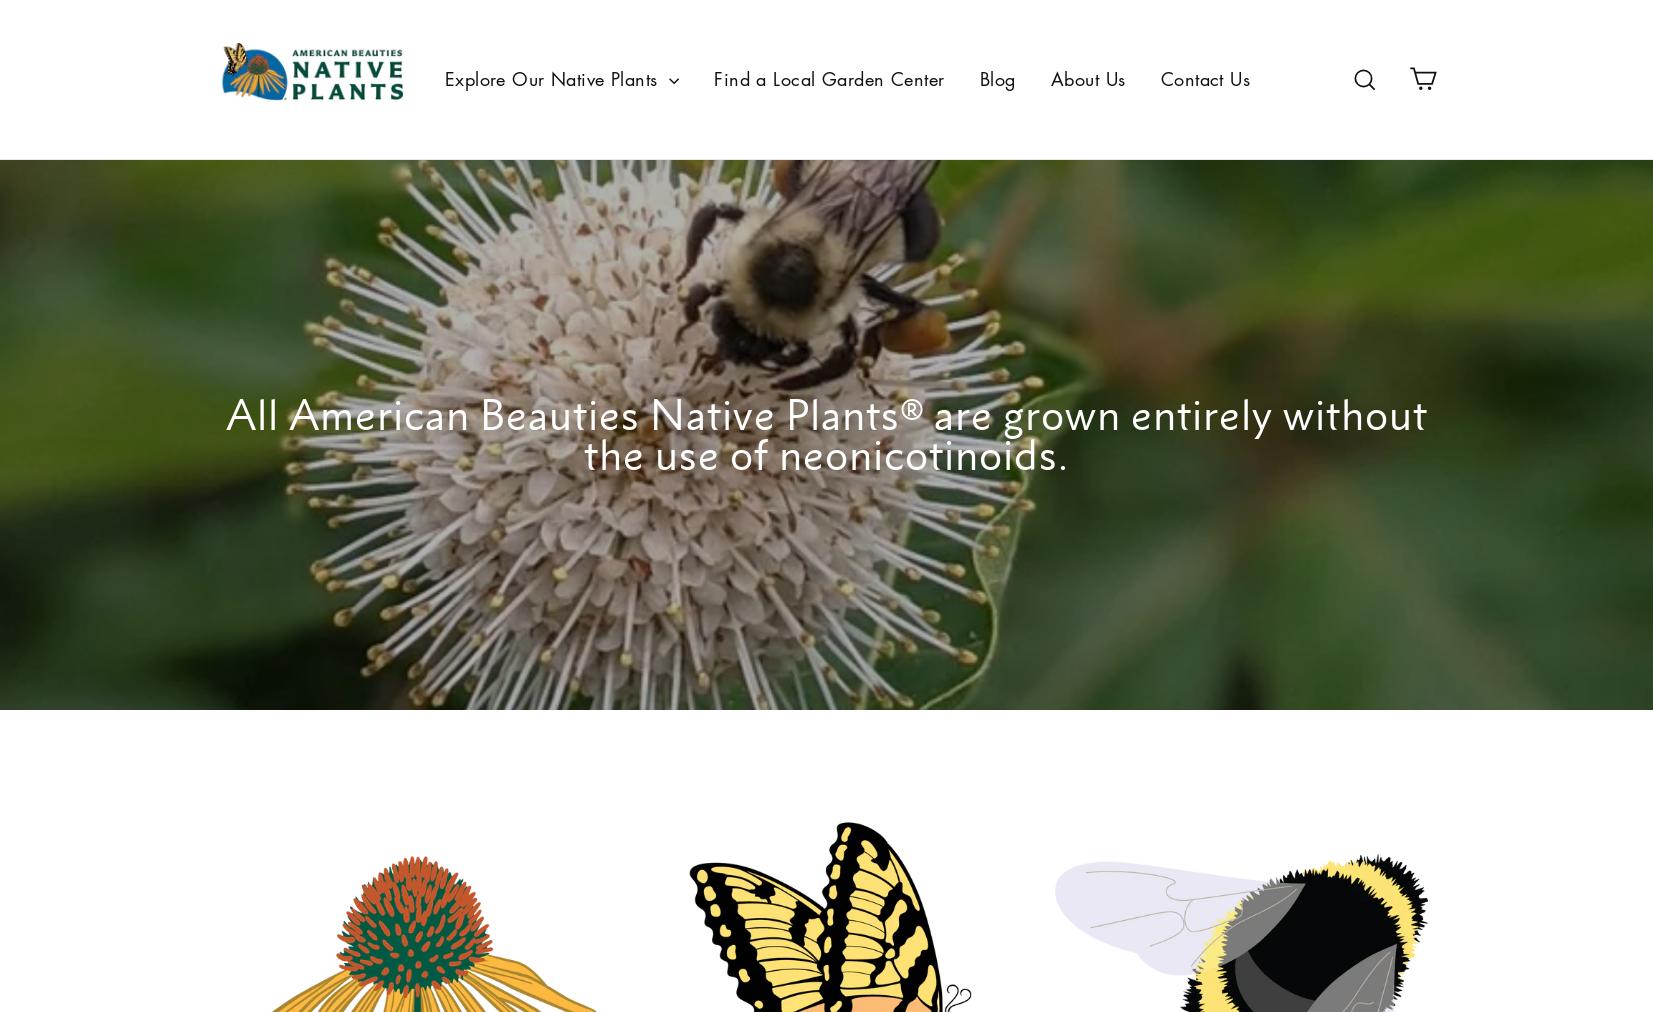  Describe the element at coordinates (828, 77) in the screenshot. I see `'Find a Local Garden Center'` at that location.